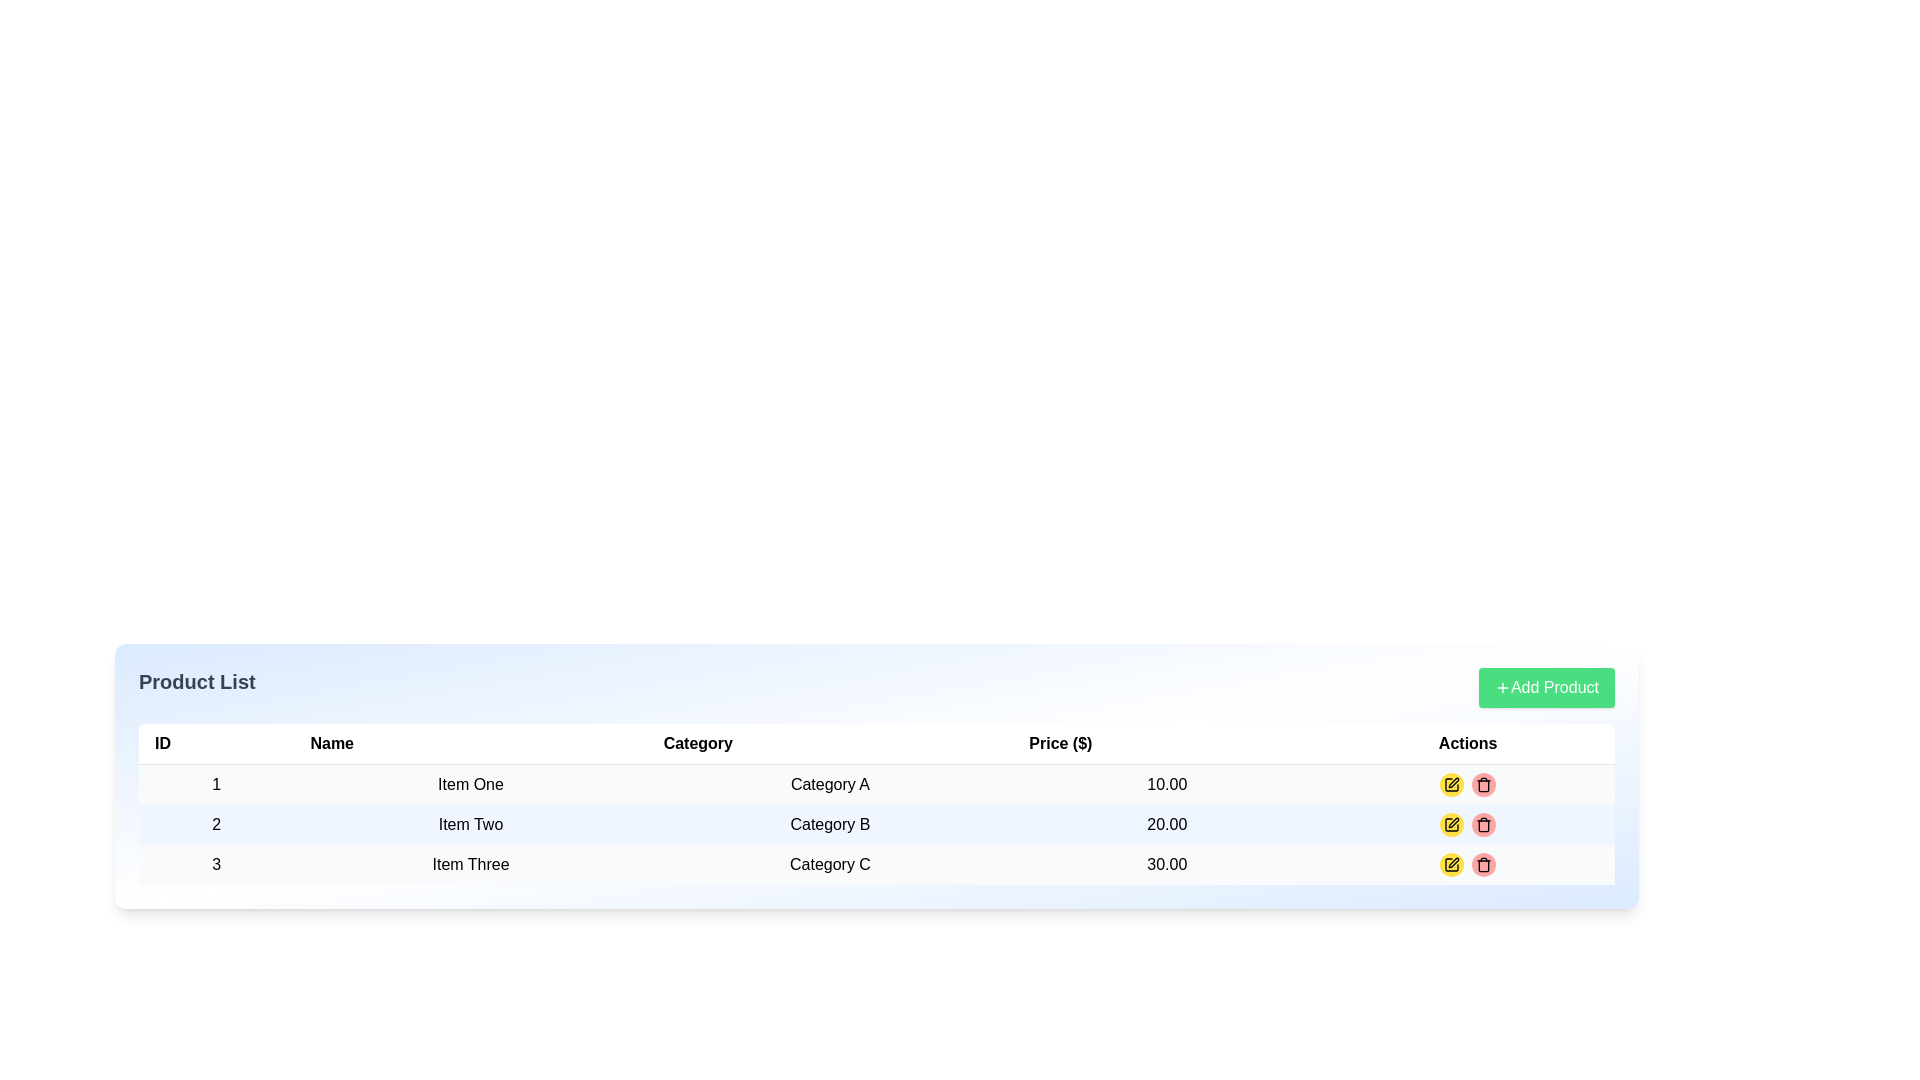  Describe the element at coordinates (1468, 825) in the screenshot. I see `the delete icon in the Actions column of the row for 'Item Two'` at that location.